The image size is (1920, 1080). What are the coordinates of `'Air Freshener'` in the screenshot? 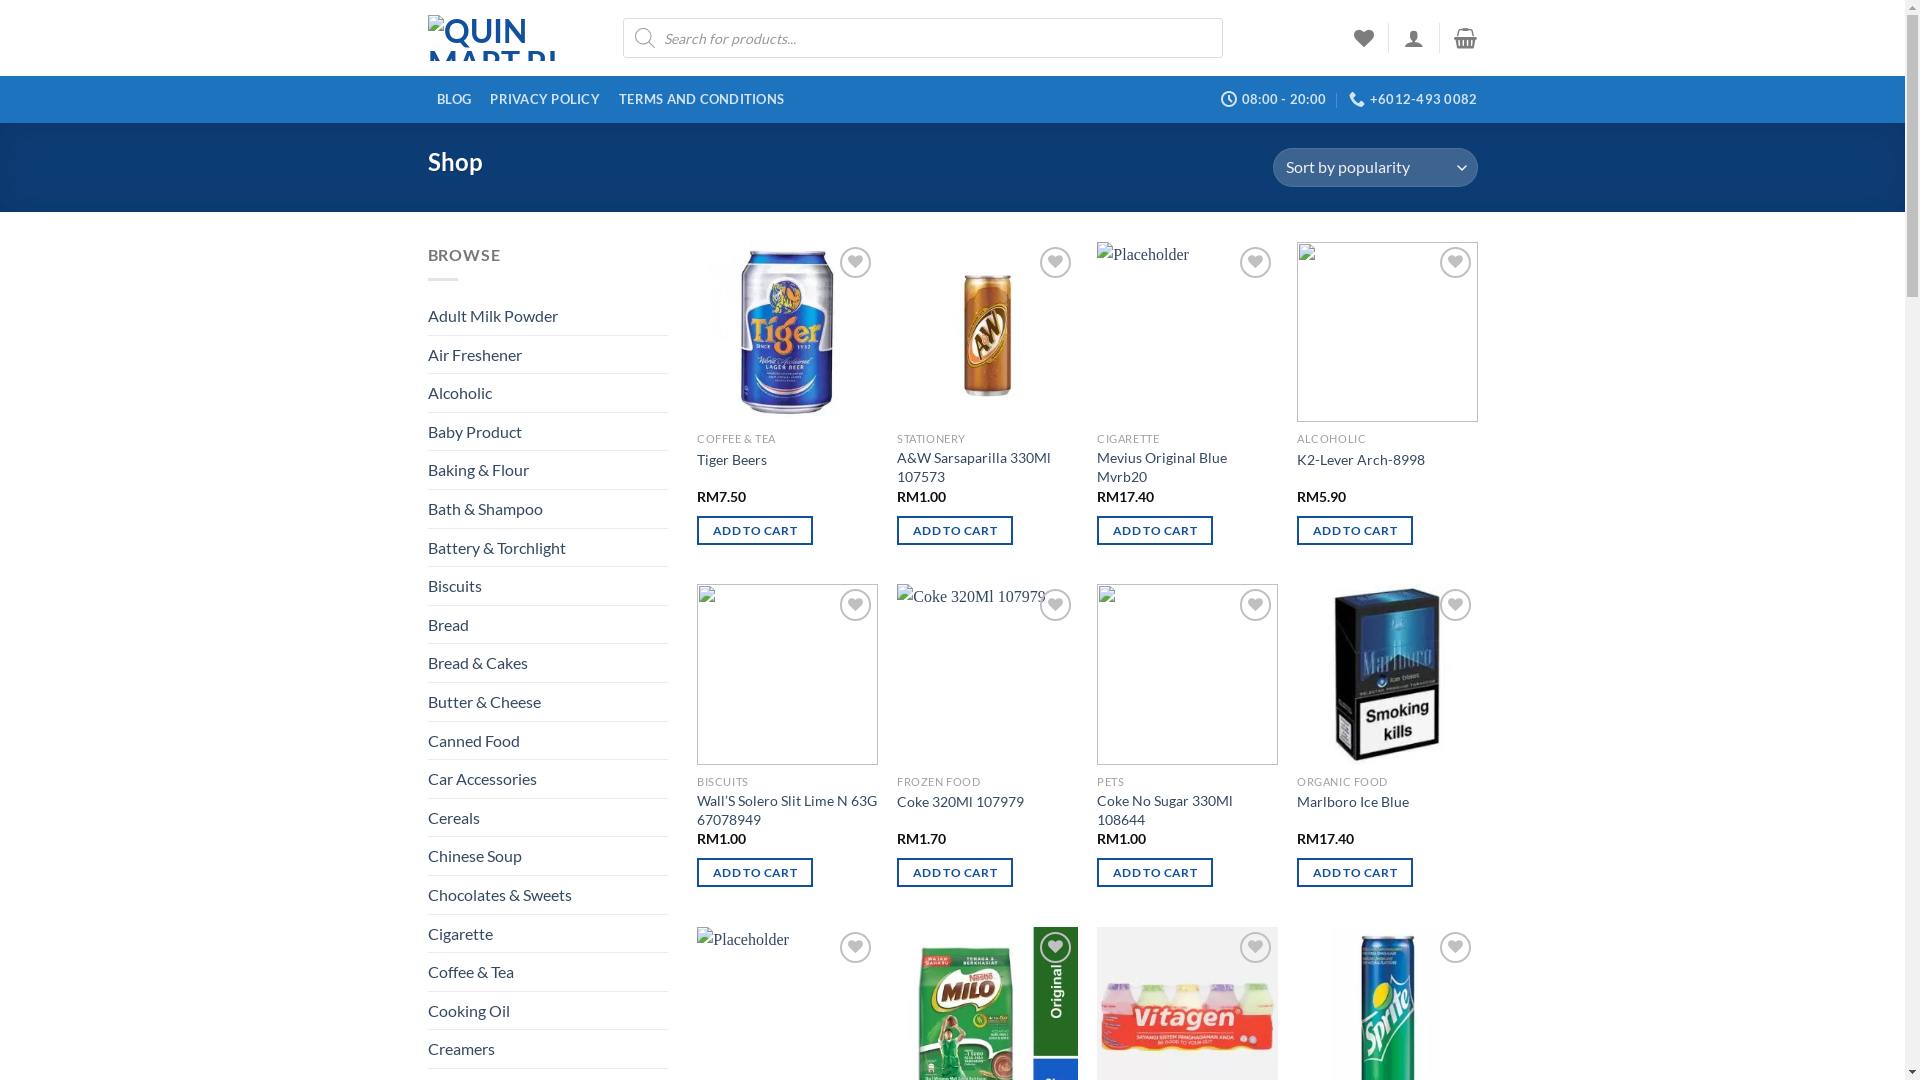 It's located at (426, 353).